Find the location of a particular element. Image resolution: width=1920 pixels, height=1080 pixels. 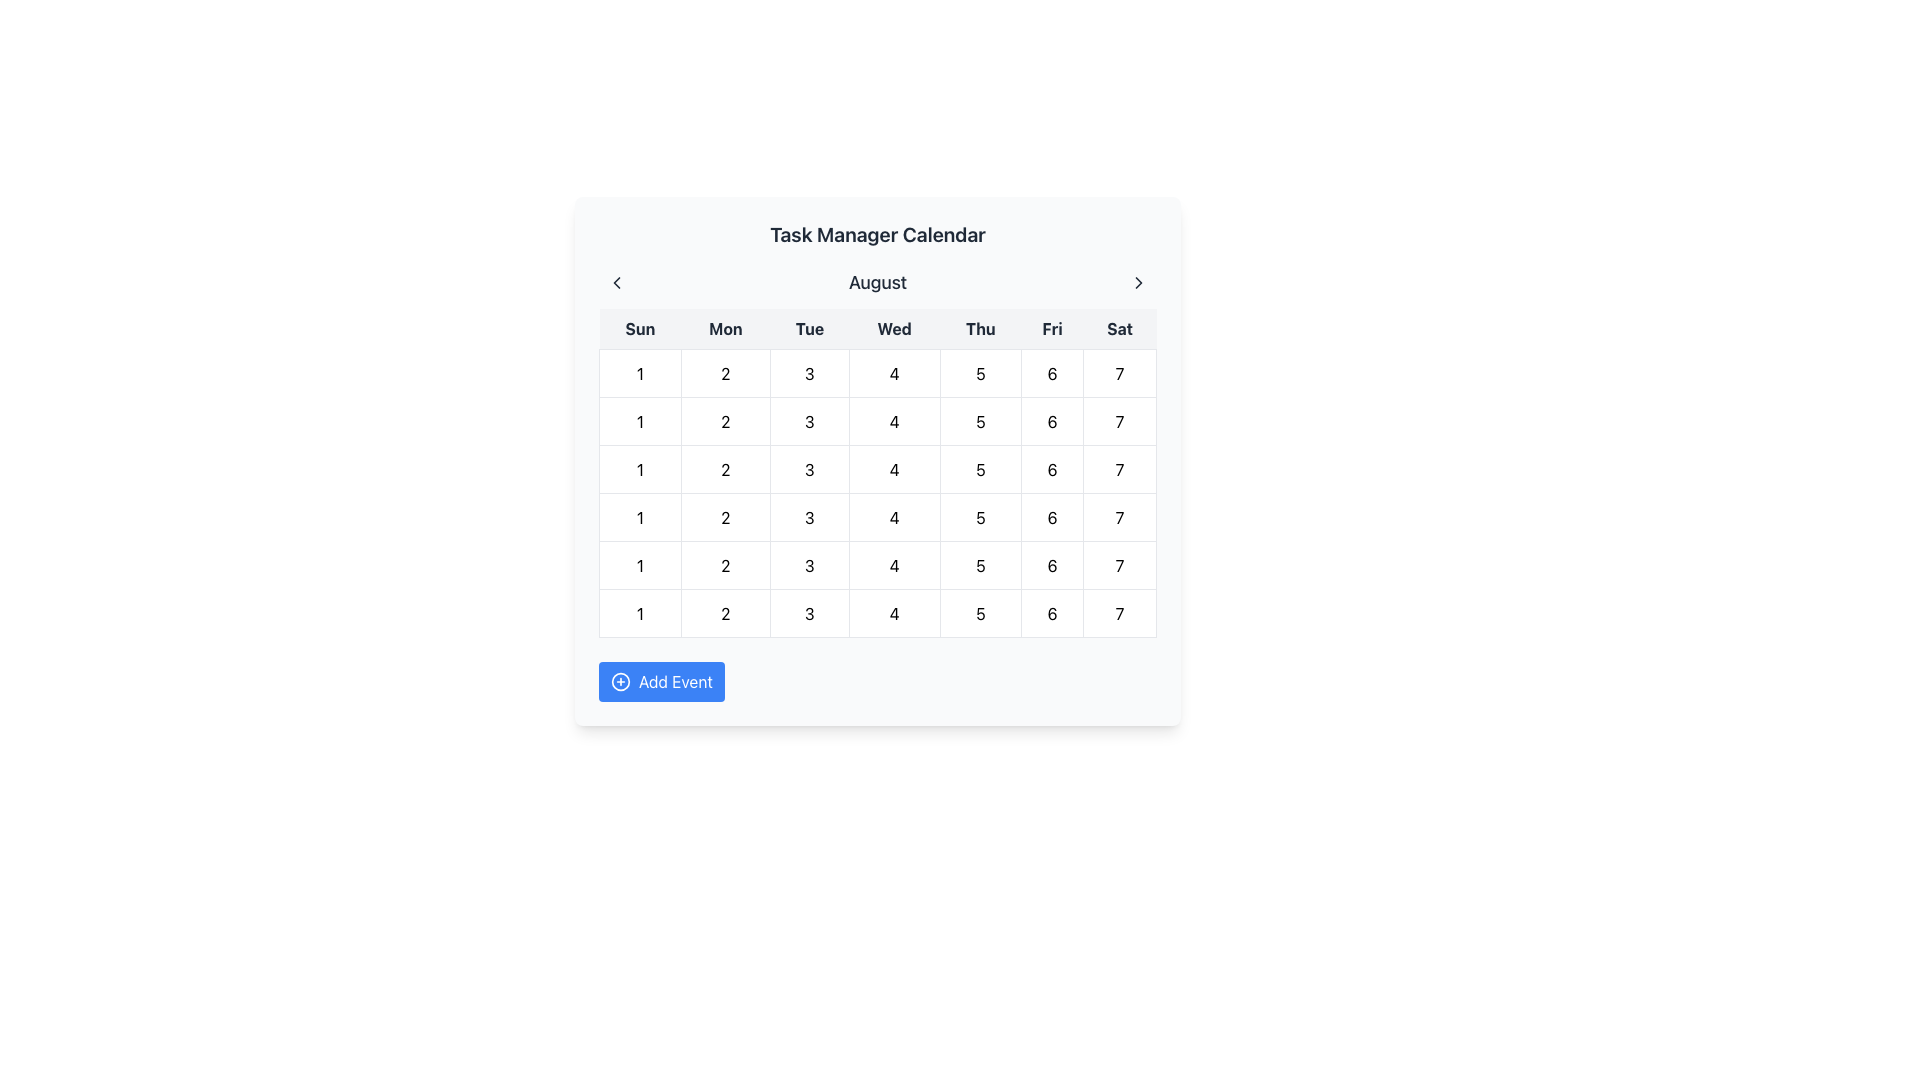

the grid cell containing the number '2' is located at coordinates (724, 469).